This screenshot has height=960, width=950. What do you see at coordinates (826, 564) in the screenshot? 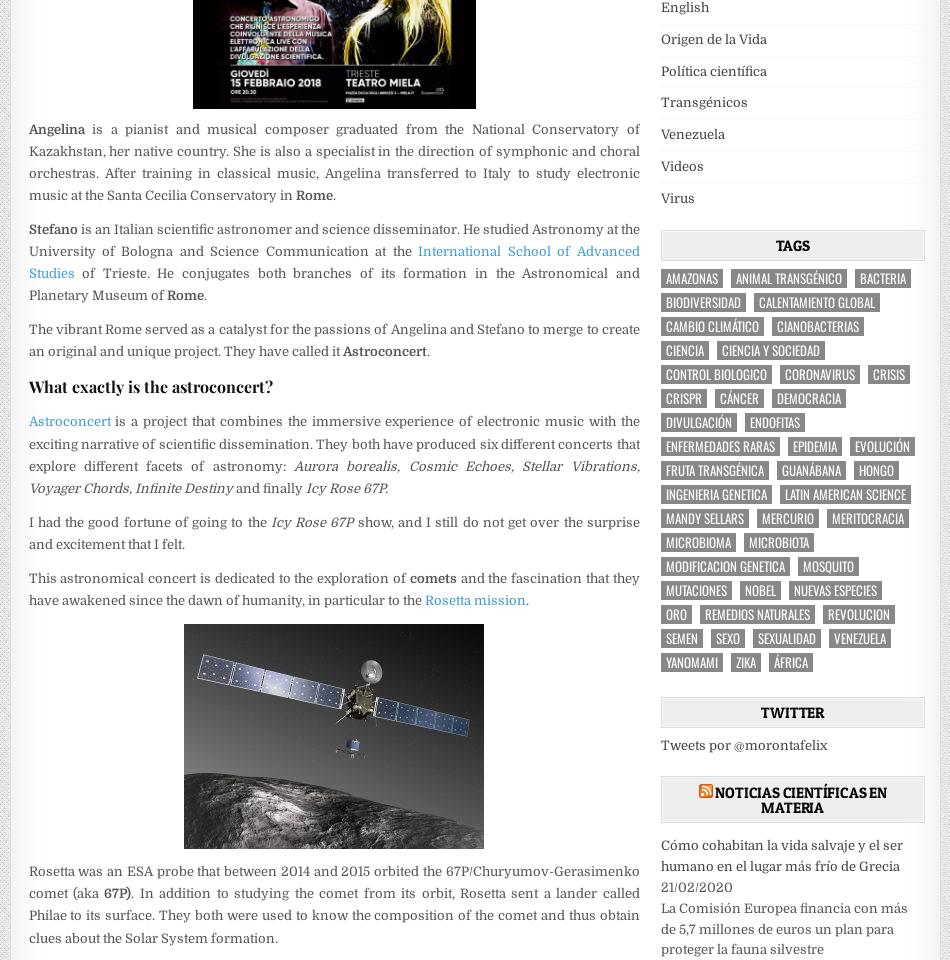
I see `'mosquito'` at bounding box center [826, 564].